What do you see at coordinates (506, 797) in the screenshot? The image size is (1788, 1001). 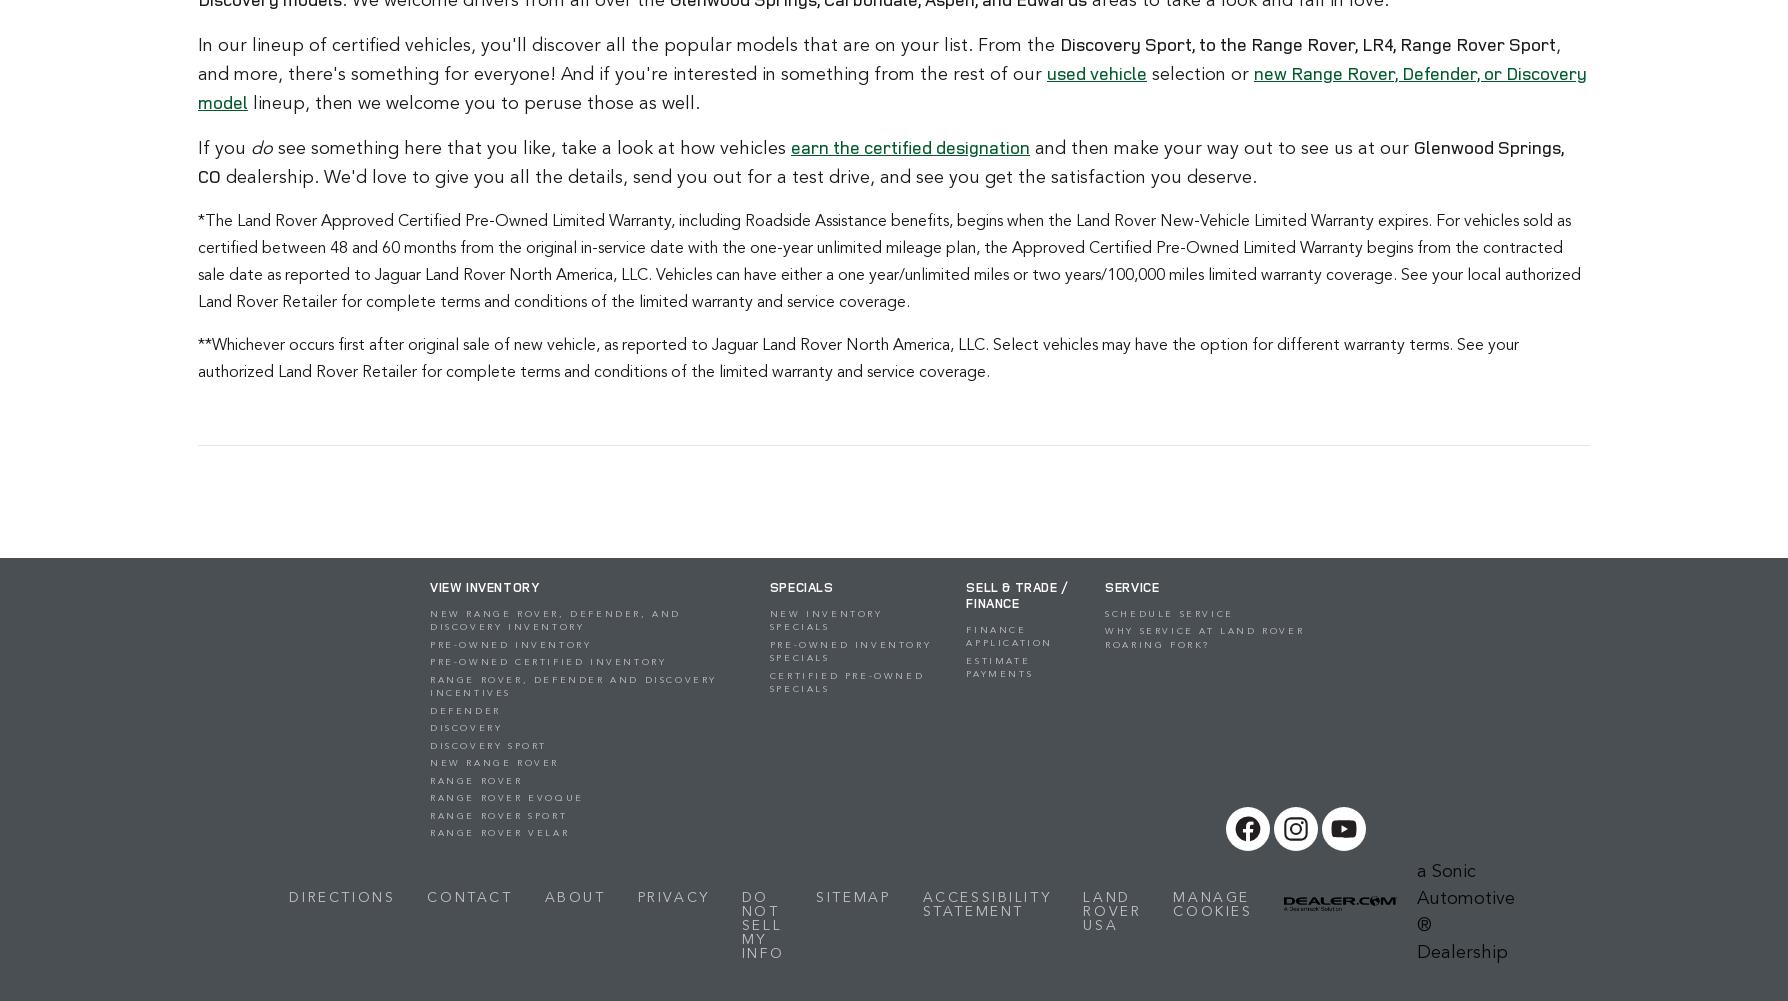 I see `'Range Rover Evoque'` at bounding box center [506, 797].